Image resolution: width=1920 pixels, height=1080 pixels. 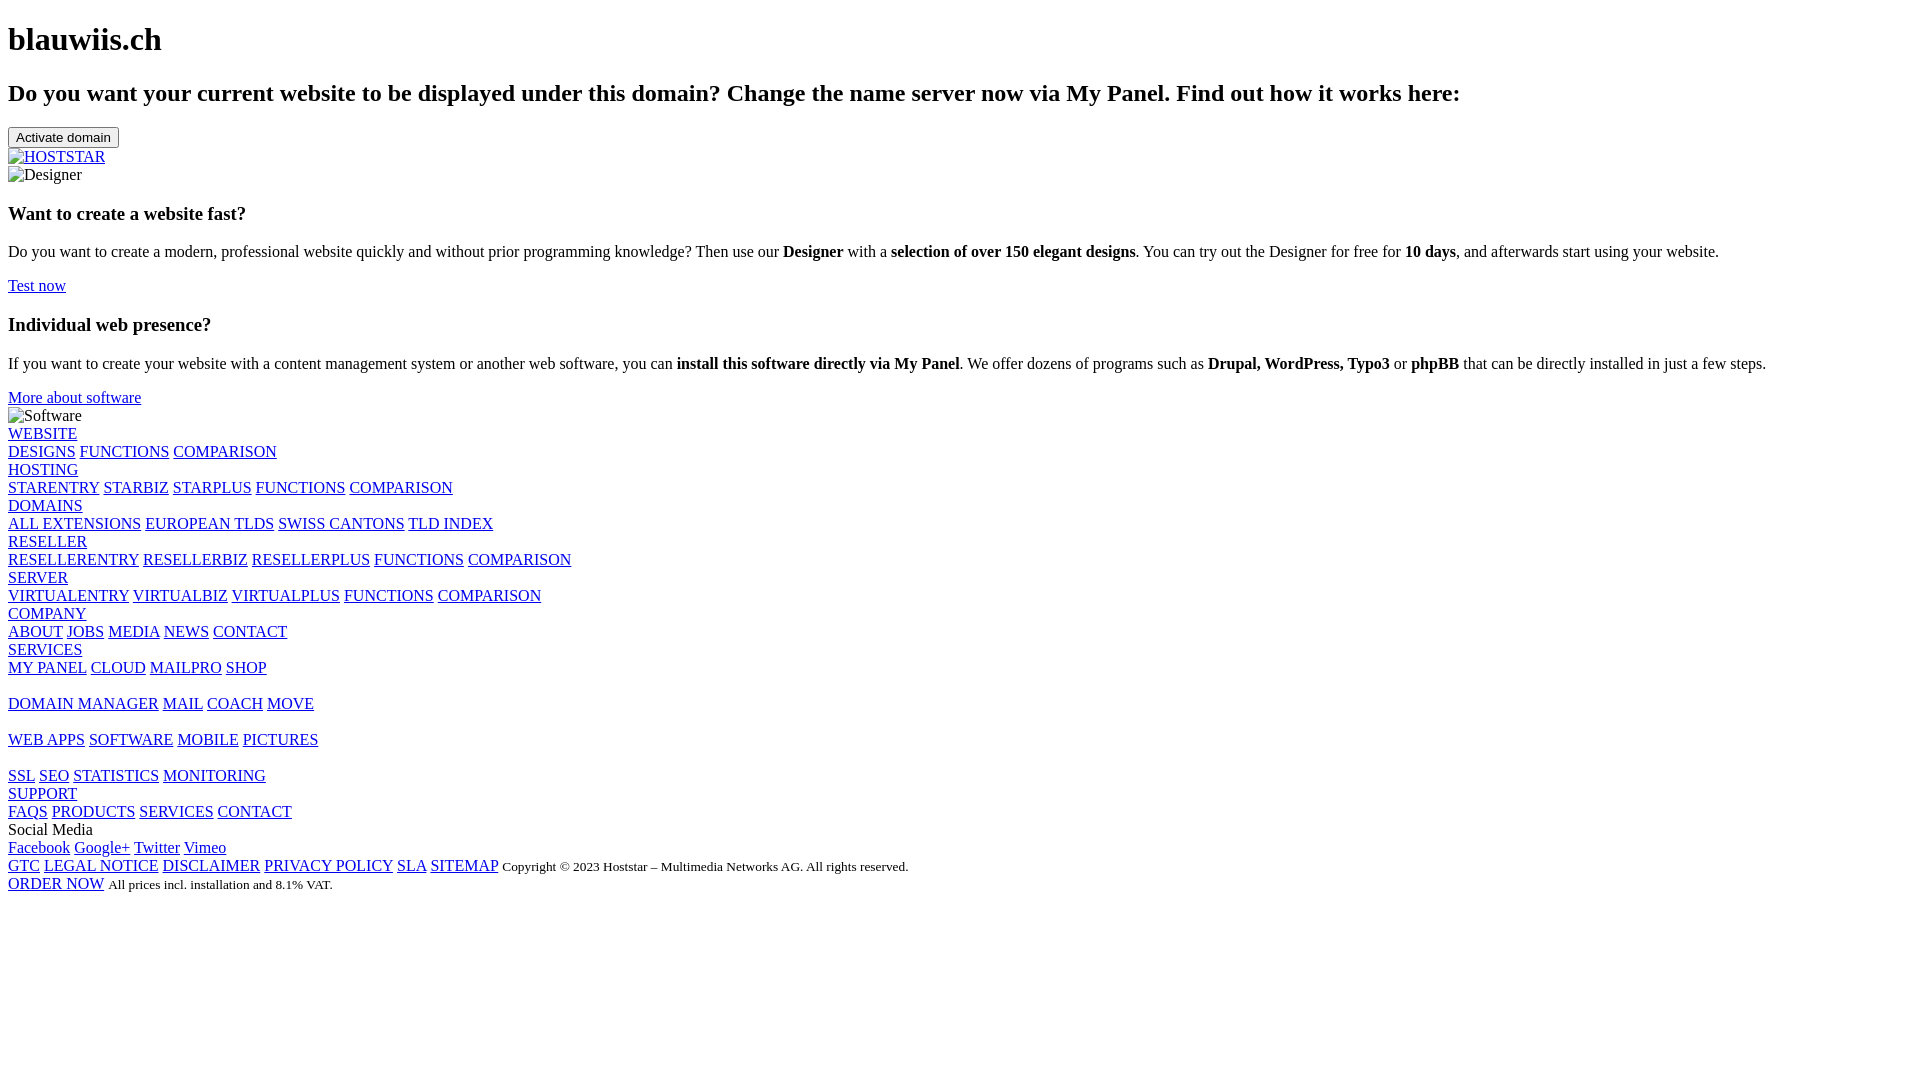 I want to click on 'RESELLER', so click(x=47, y=541).